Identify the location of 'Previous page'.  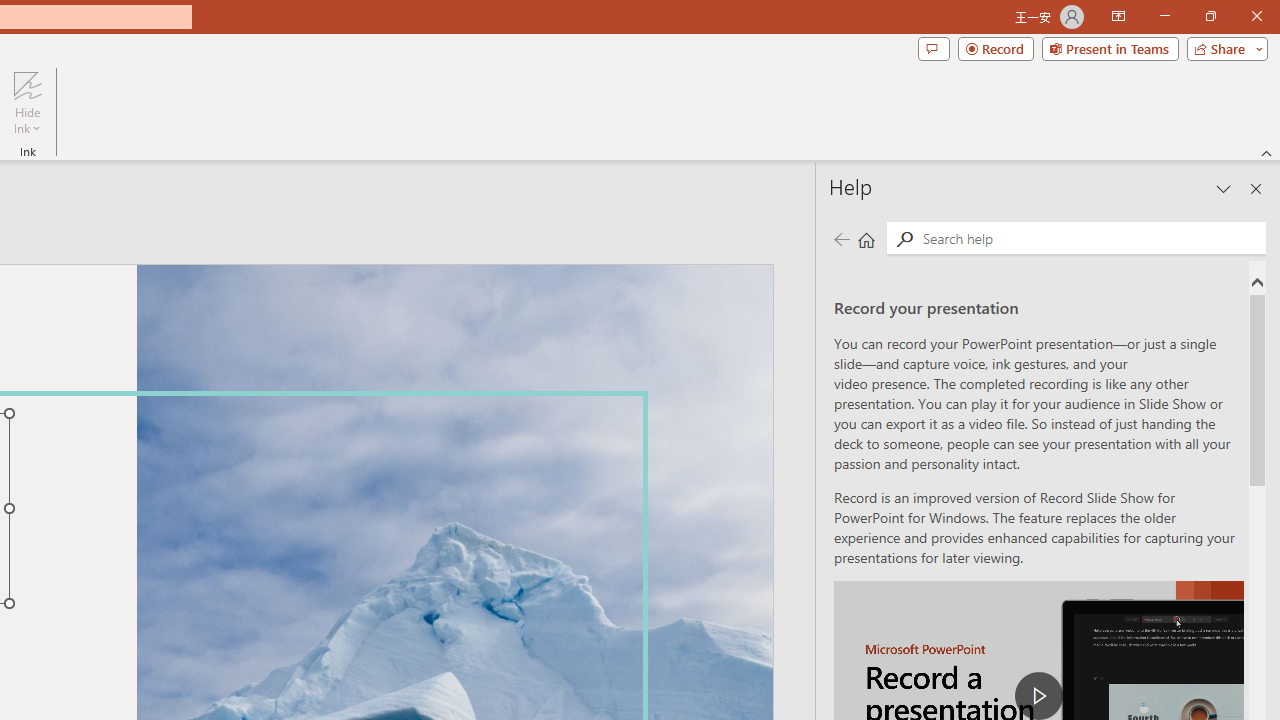
(841, 238).